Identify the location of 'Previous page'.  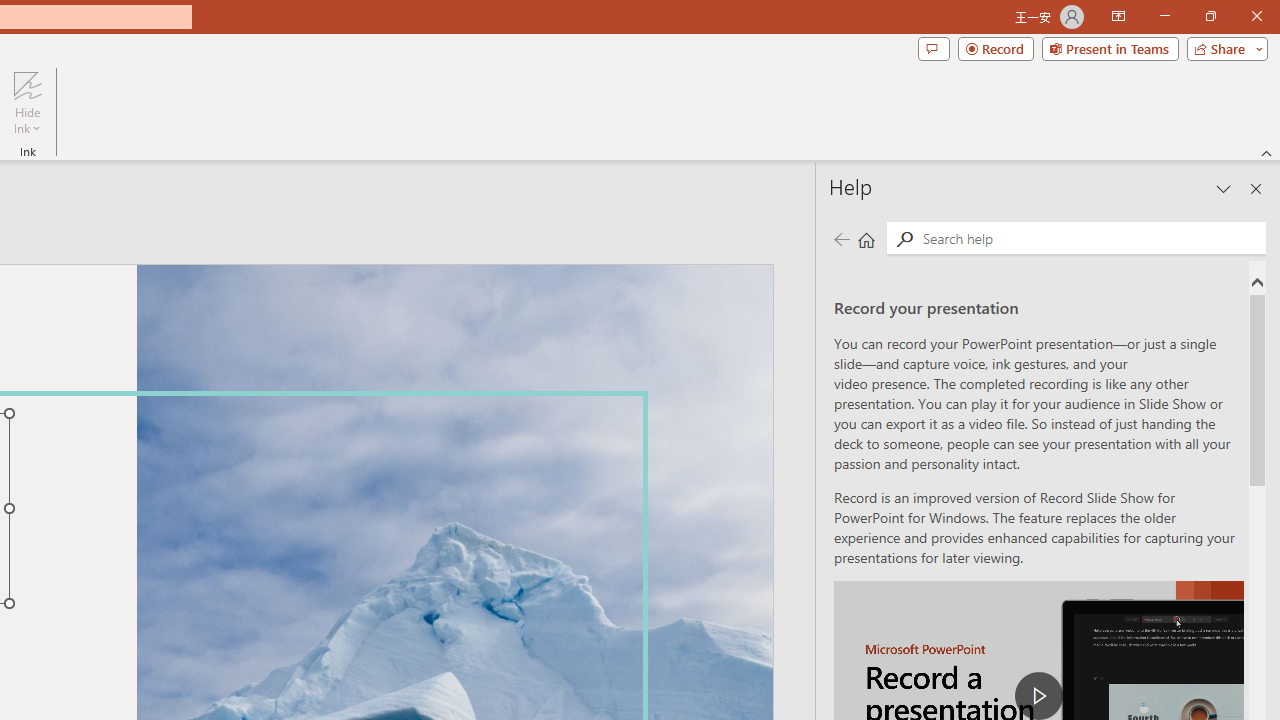
(841, 238).